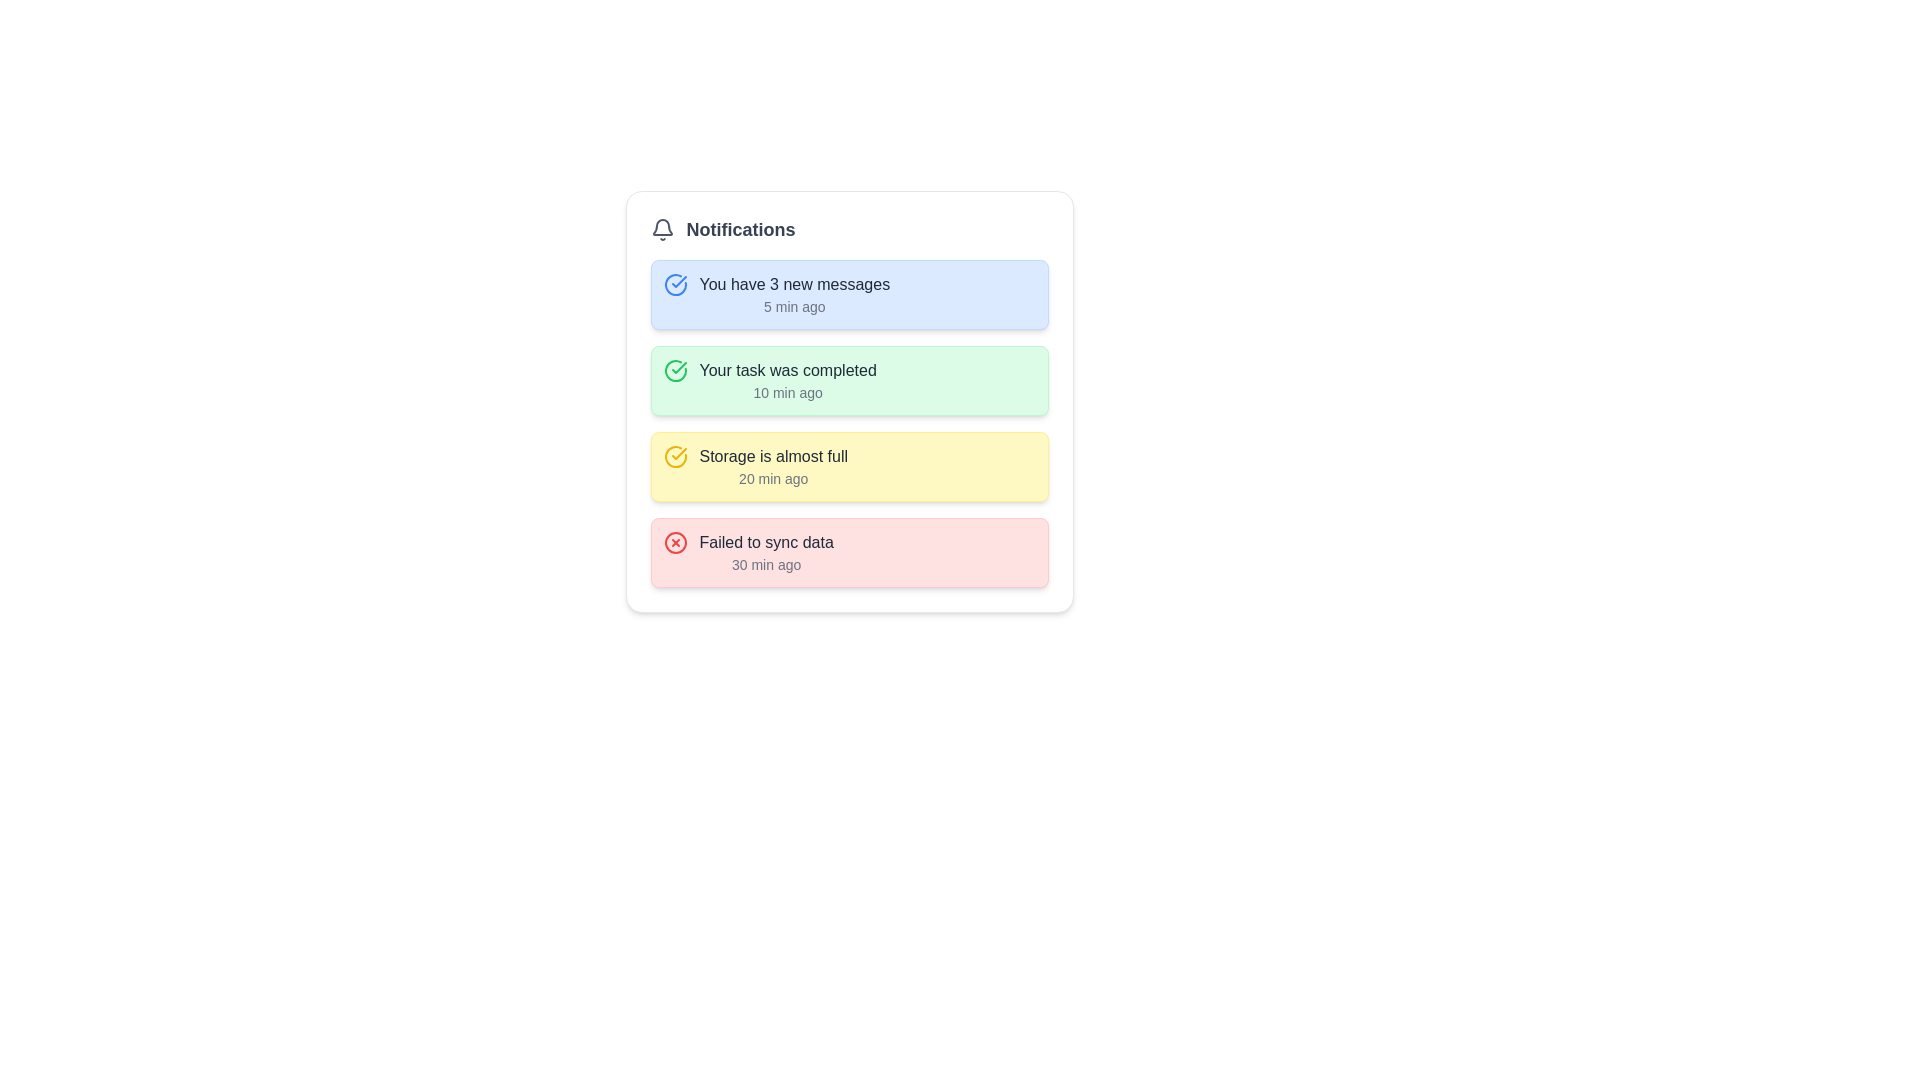 The width and height of the screenshot is (1920, 1080). I want to click on the circular green icon with a check mark in the second notification card, which indicates that the task was completed, so click(675, 370).